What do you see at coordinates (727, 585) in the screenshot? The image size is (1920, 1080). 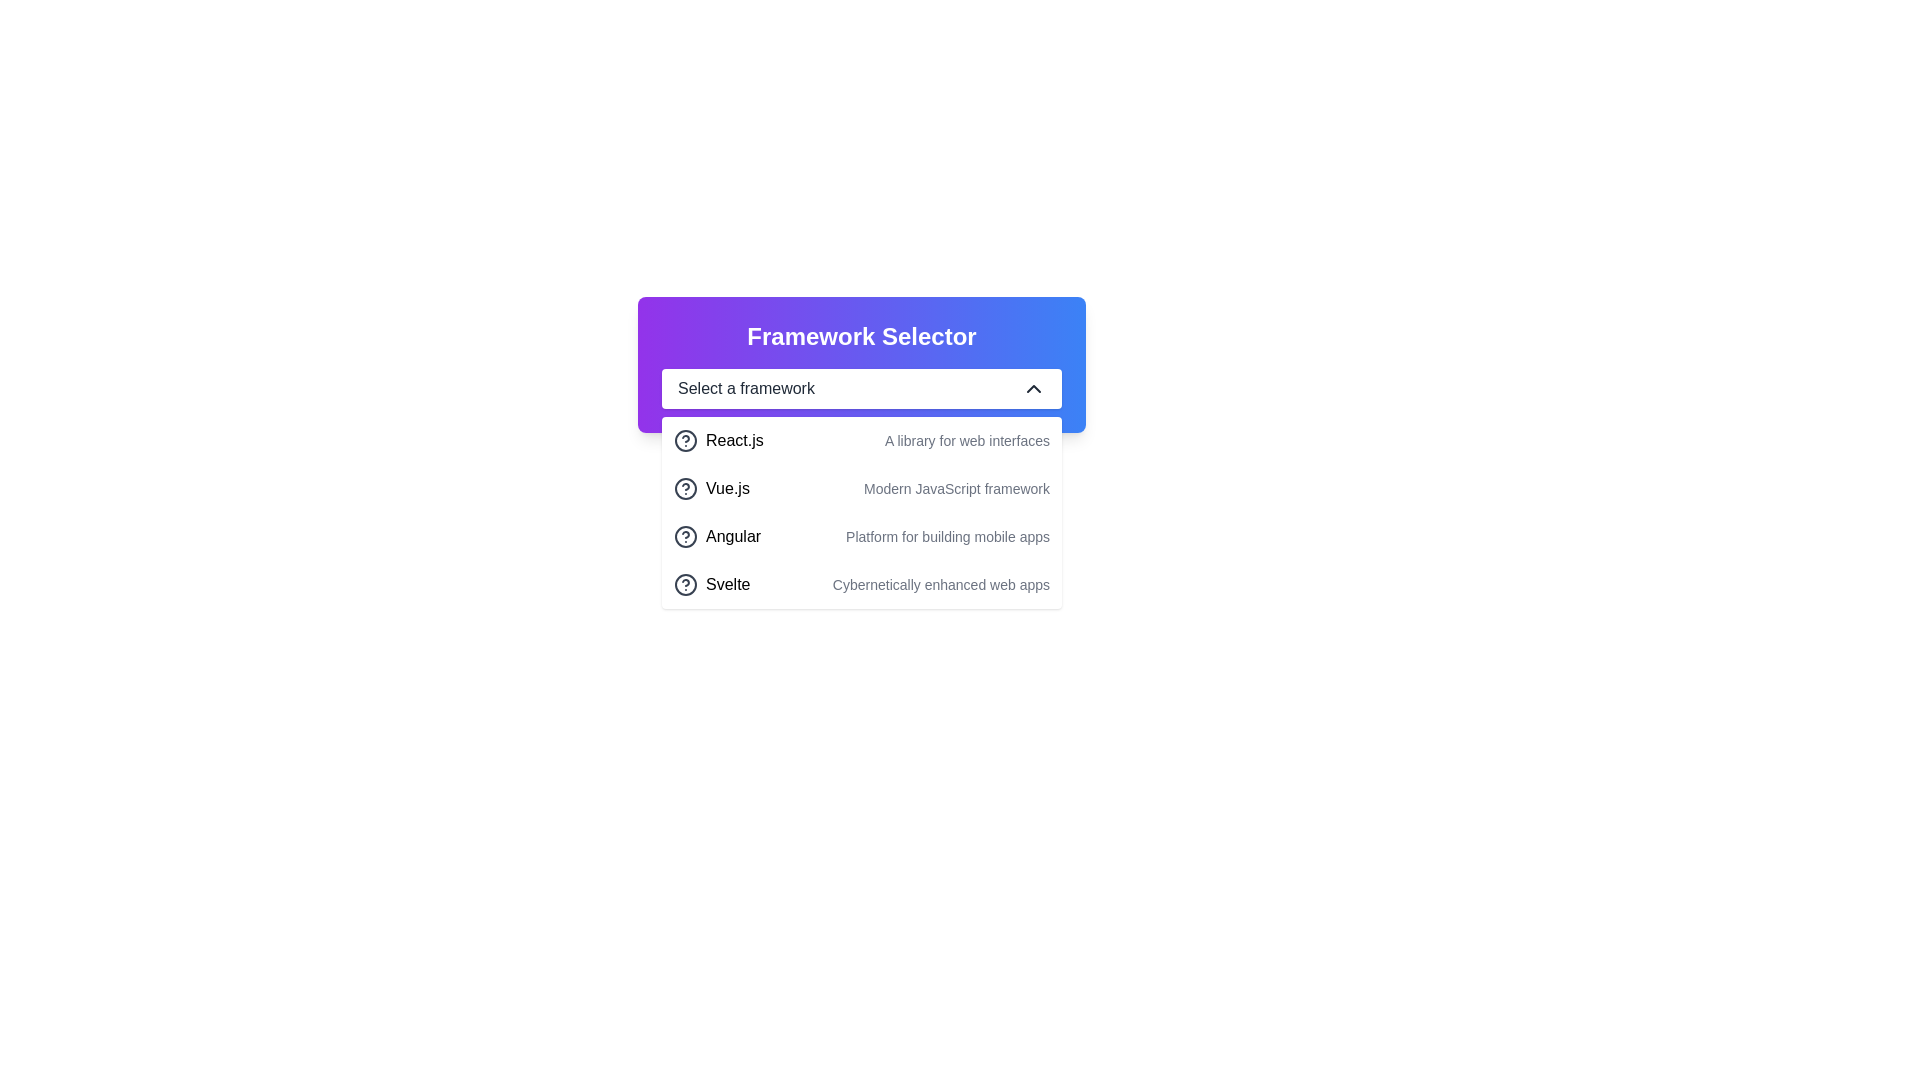 I see `text content of the 'Svelte' label, which is the last option in a vertical list of frameworks` at bounding box center [727, 585].